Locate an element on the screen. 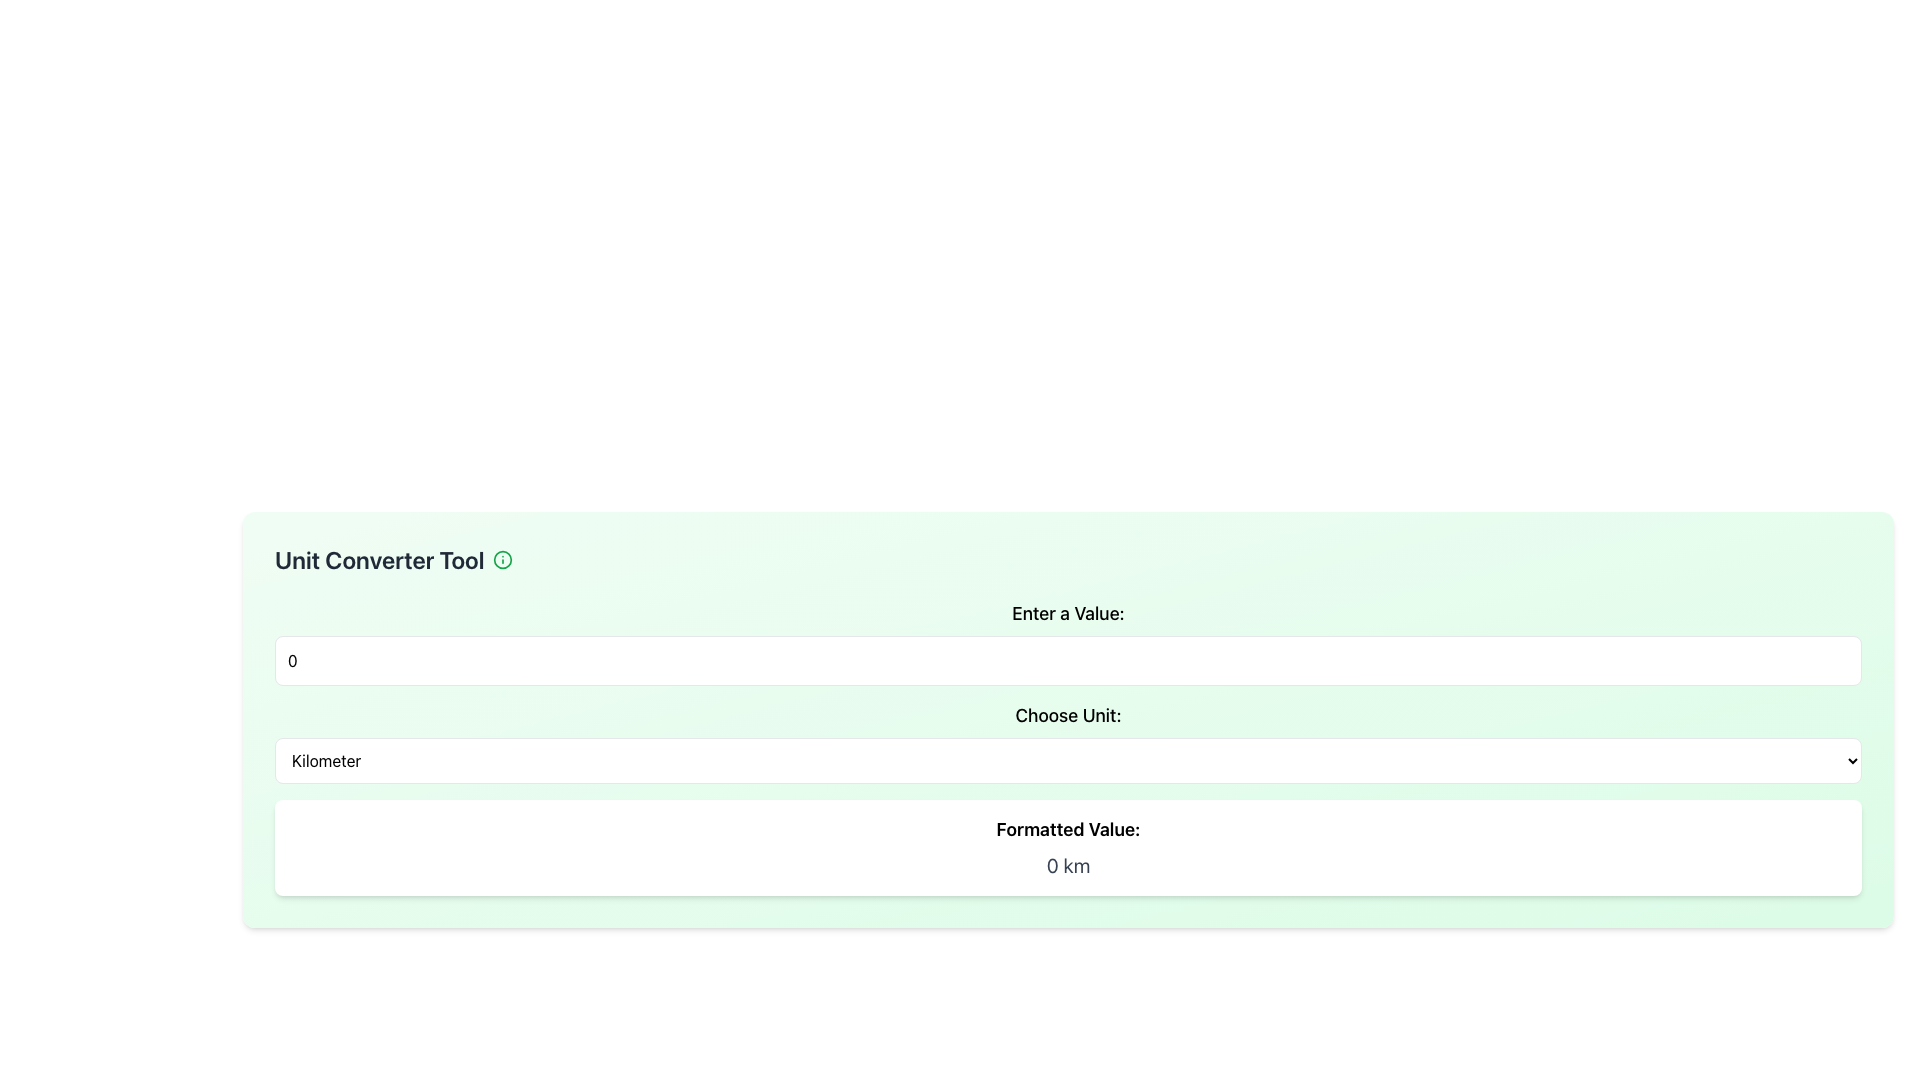 The image size is (1920, 1080). within the Labeled Number Input Field of the Unit Converter Tool is located at coordinates (1067, 643).